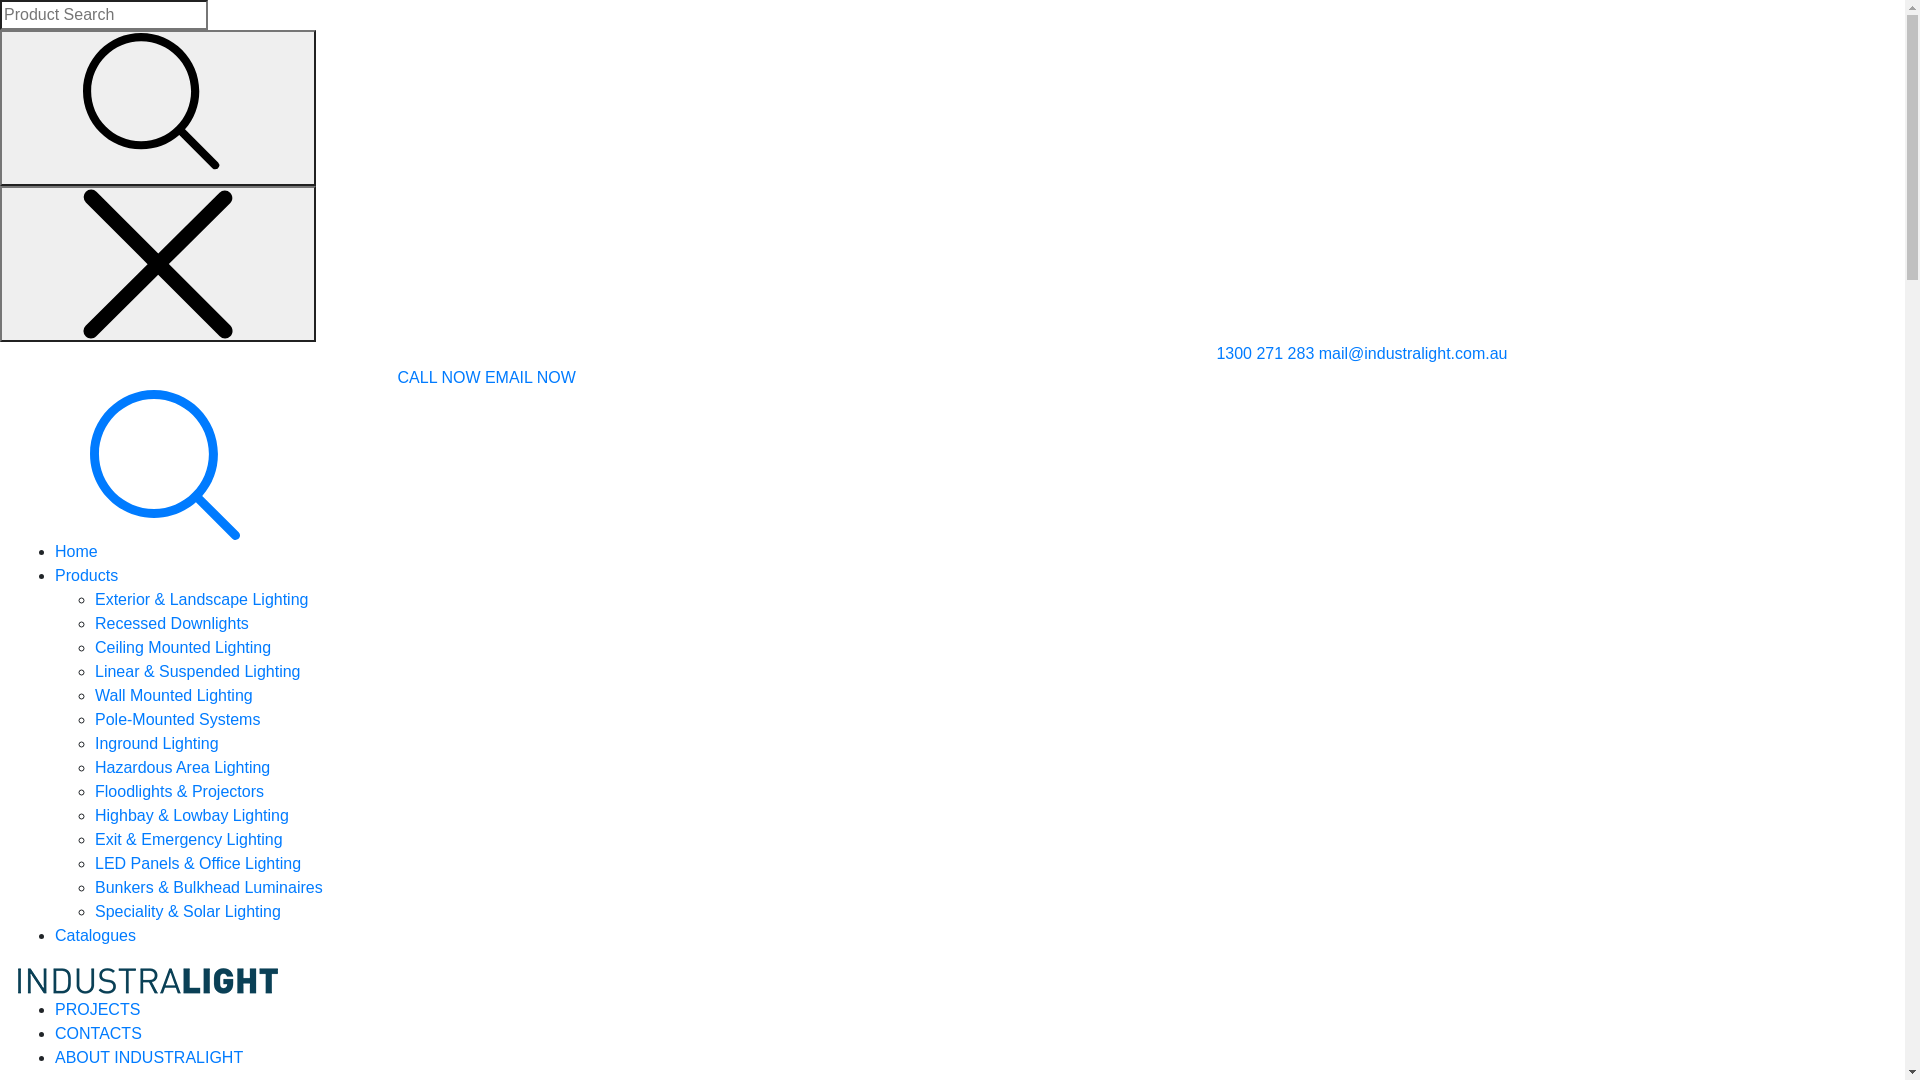 The height and width of the screenshot is (1080, 1920). What do you see at coordinates (197, 862) in the screenshot?
I see `'LED Panels & Office Lighting'` at bounding box center [197, 862].